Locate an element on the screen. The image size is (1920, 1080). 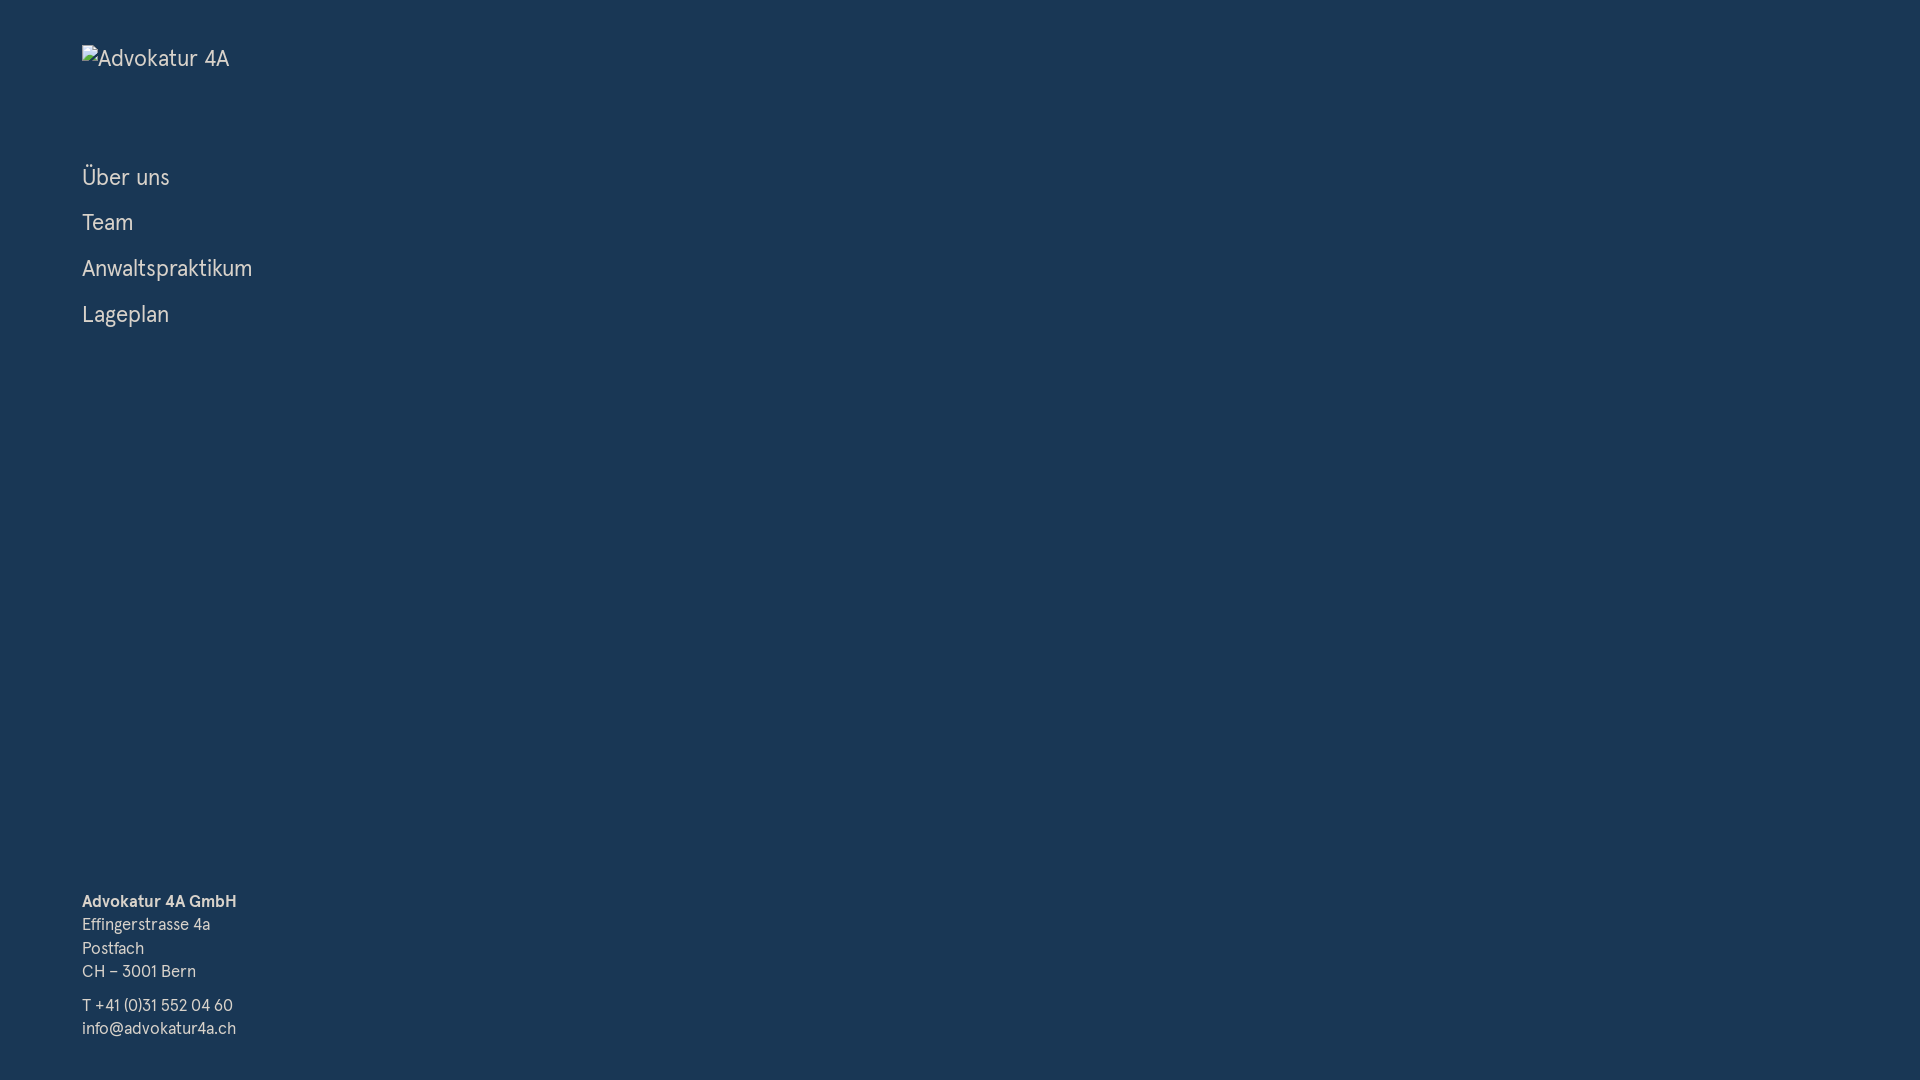
'info@advokatur4a.ch' is located at coordinates (80, 1029).